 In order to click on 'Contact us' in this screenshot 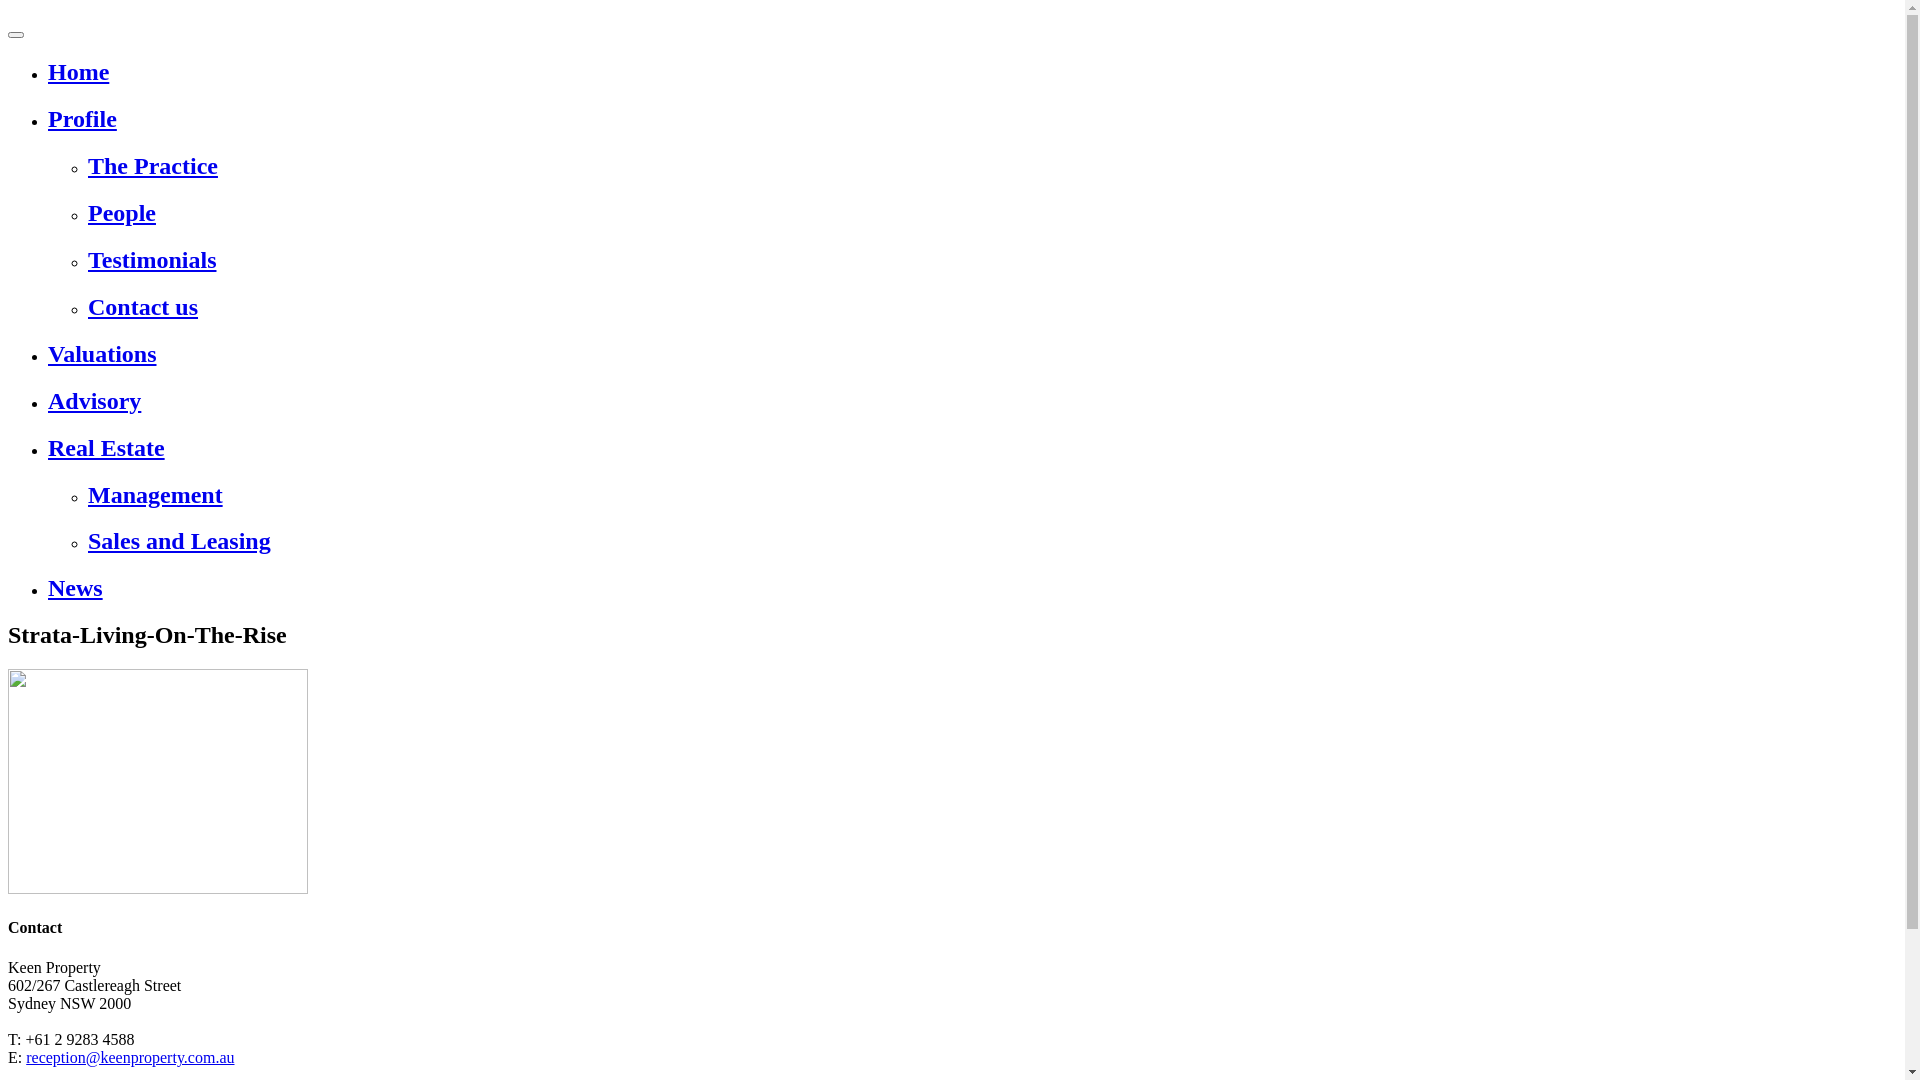, I will do `click(86, 307)`.